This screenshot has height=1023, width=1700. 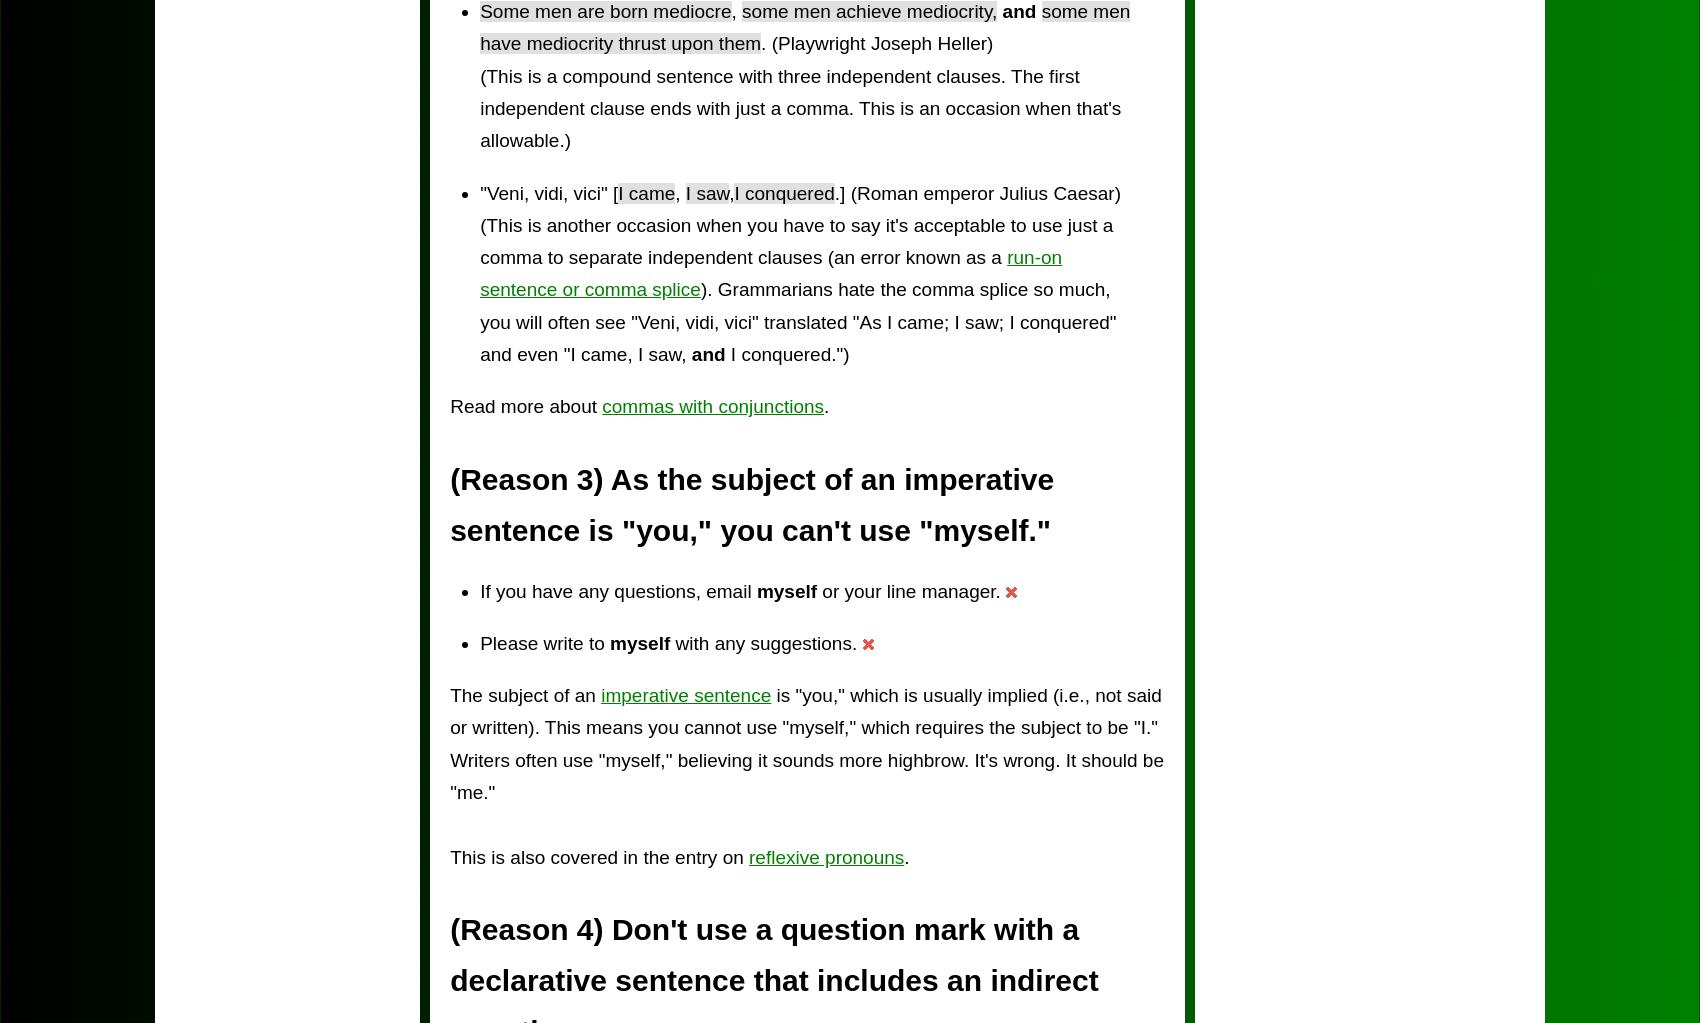 What do you see at coordinates (449, 694) in the screenshot?
I see `'The subject of an'` at bounding box center [449, 694].